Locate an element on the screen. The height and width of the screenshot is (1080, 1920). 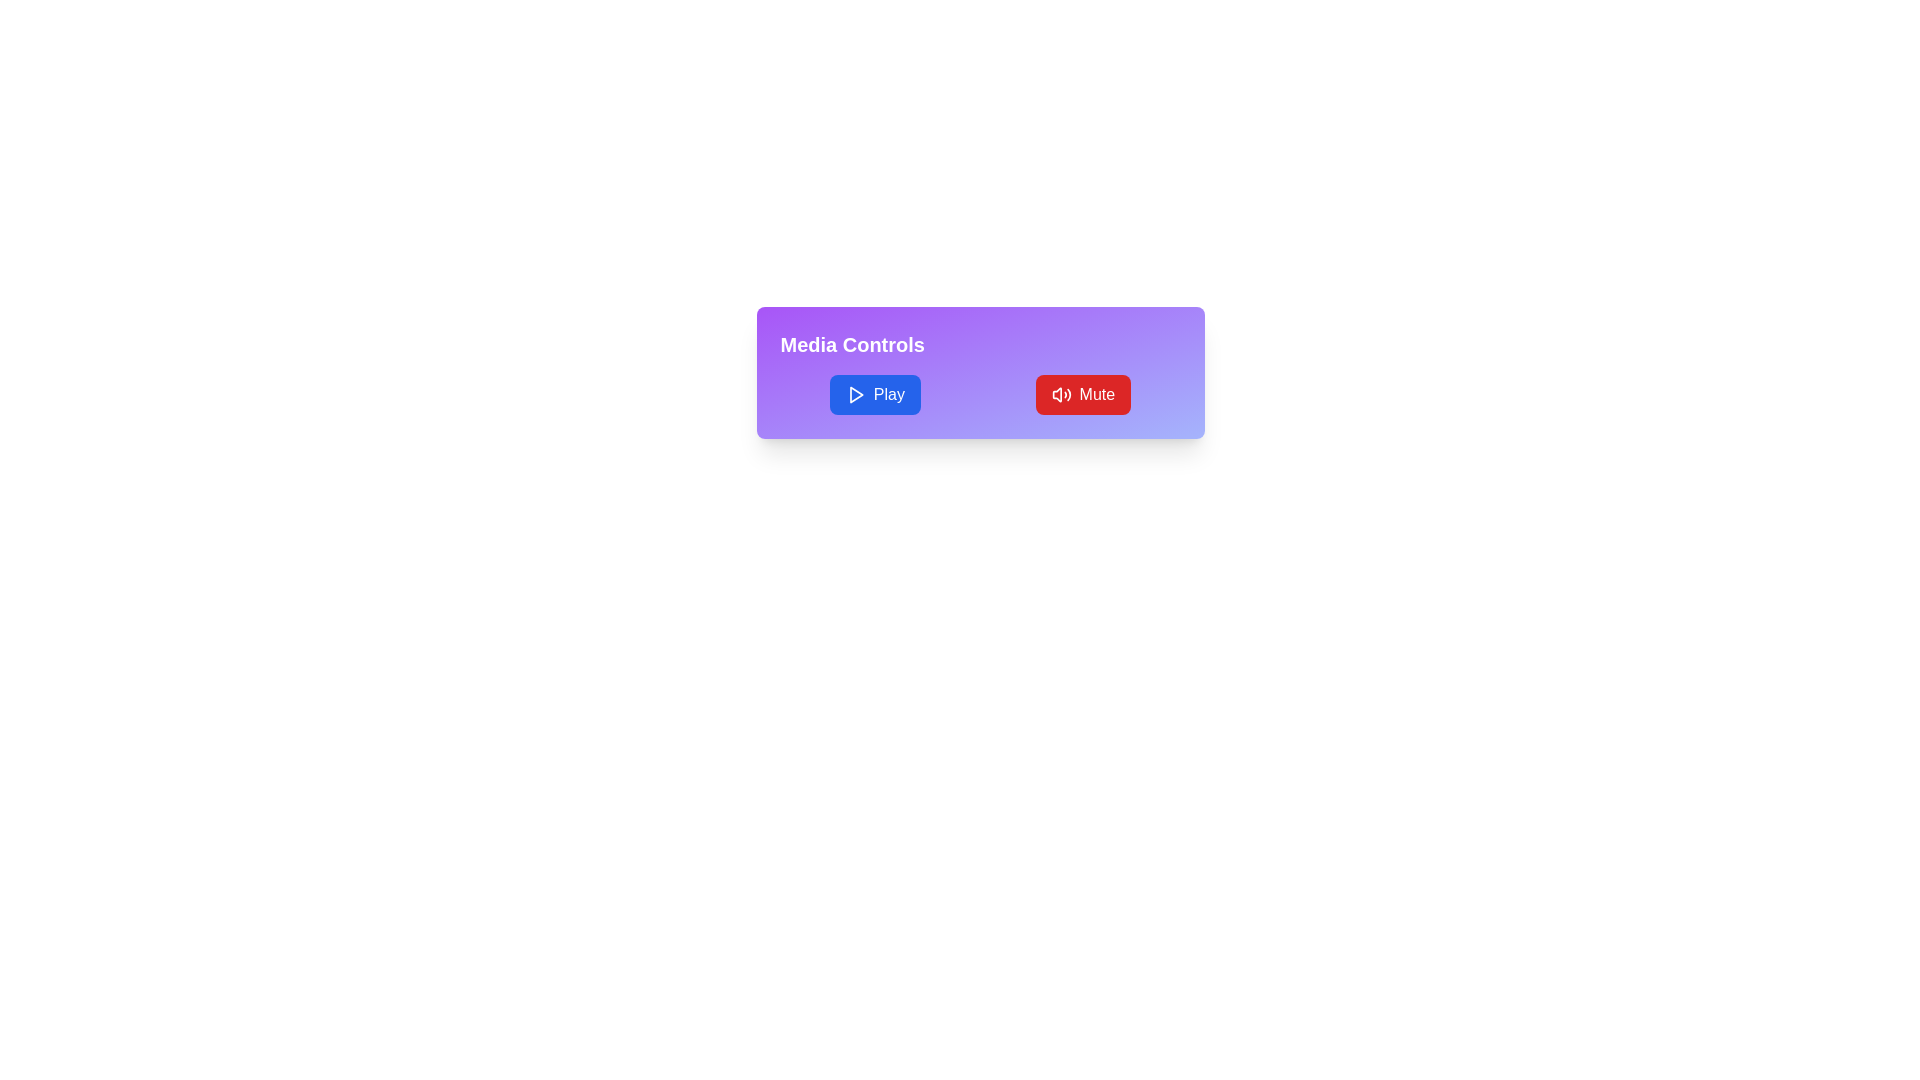
the 'Play' button to toggle the playback state is located at coordinates (875, 394).